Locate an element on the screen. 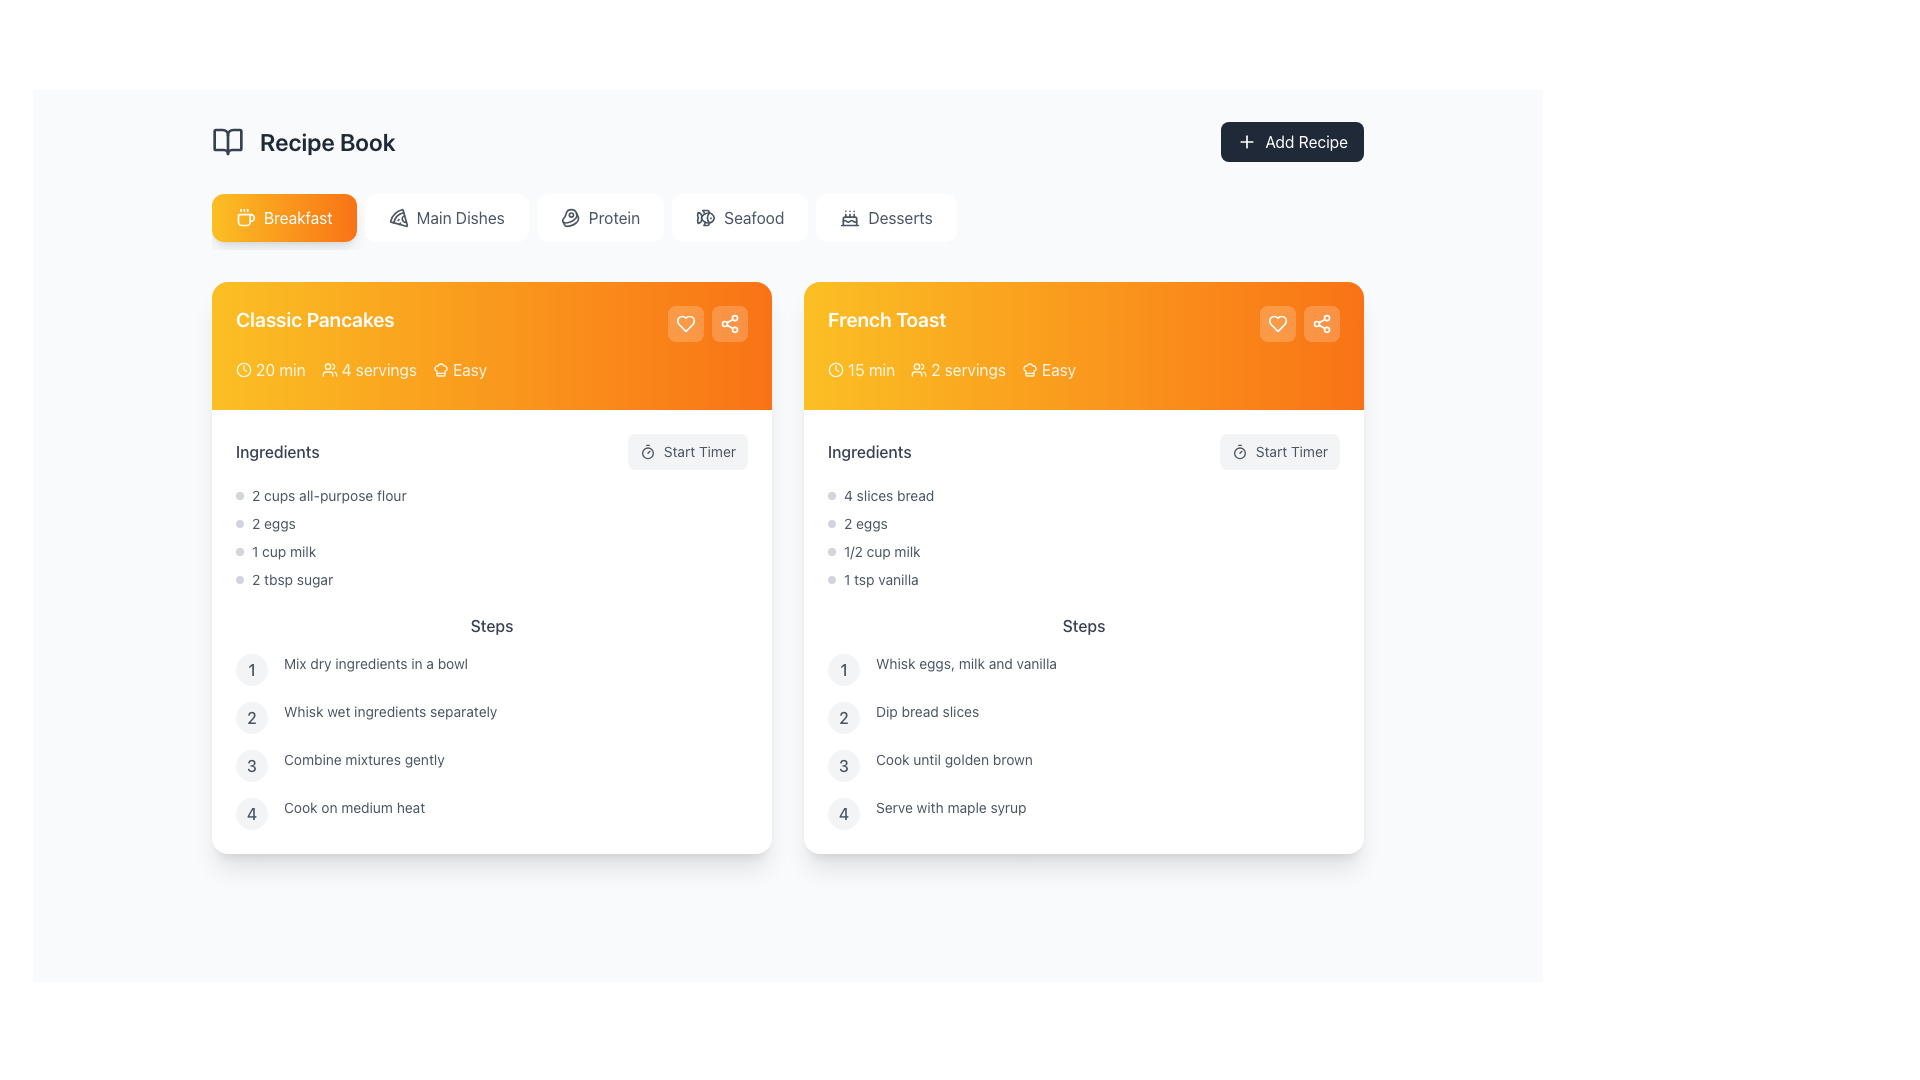  the coffee cup icon, which is a minimalistic outline design with a rectangular base and steam lines, located to the left of the text 'Breakfast' is located at coordinates (244, 218).